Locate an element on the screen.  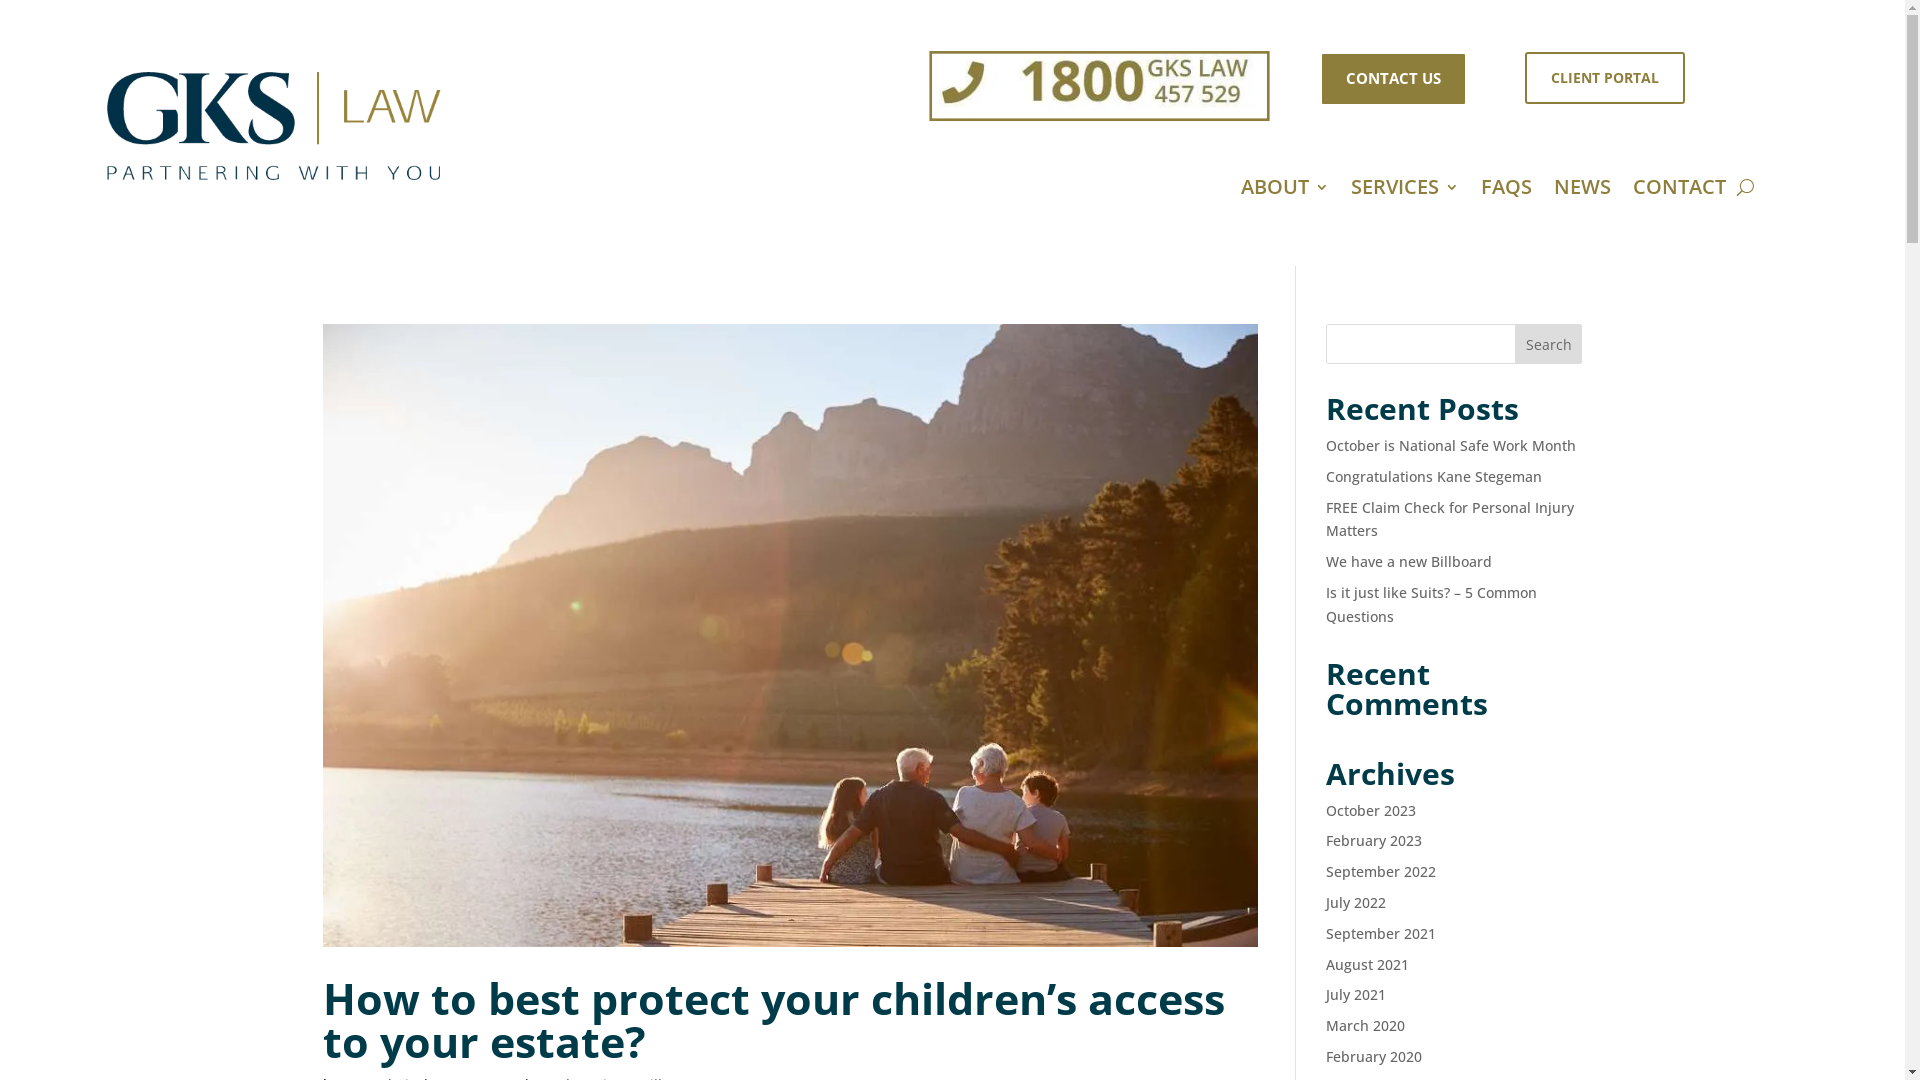
'August 2021' is located at coordinates (1366, 963).